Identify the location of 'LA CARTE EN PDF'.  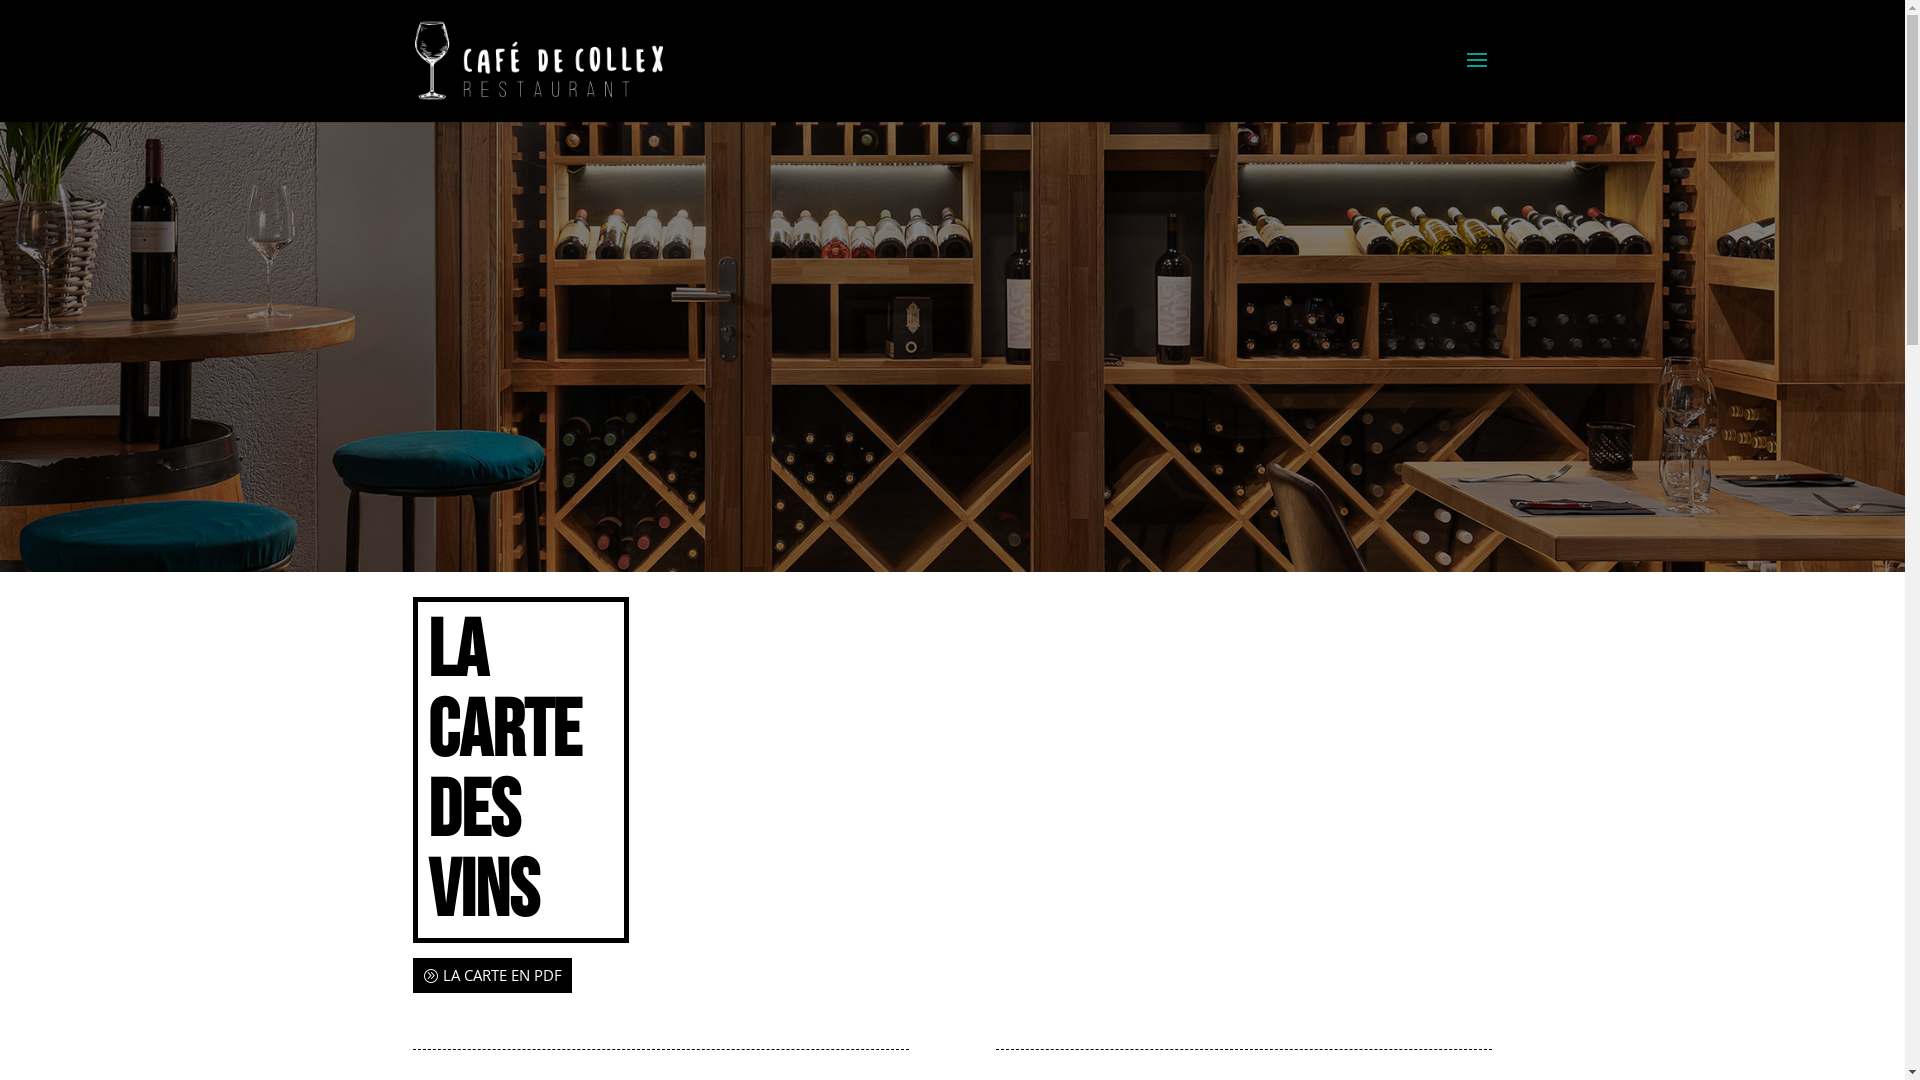
(491, 974).